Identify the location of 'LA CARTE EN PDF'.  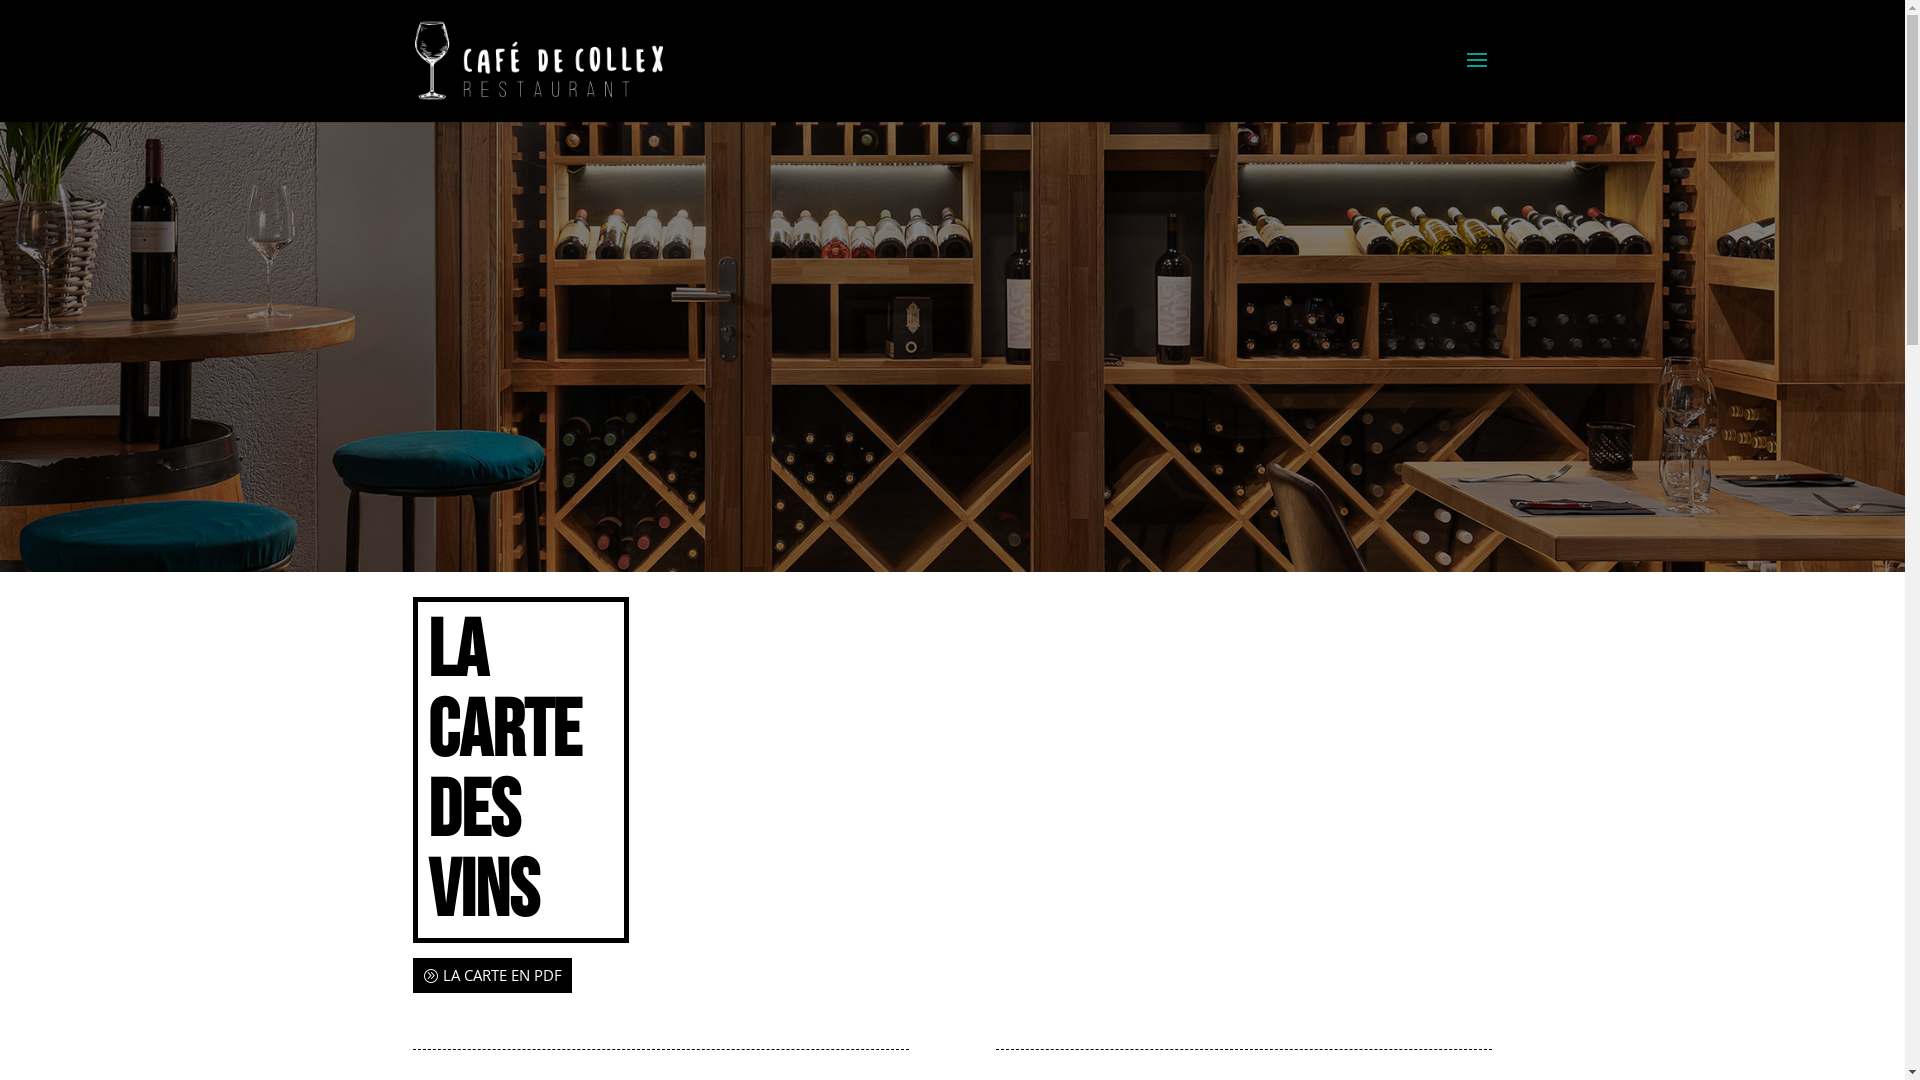
(491, 974).